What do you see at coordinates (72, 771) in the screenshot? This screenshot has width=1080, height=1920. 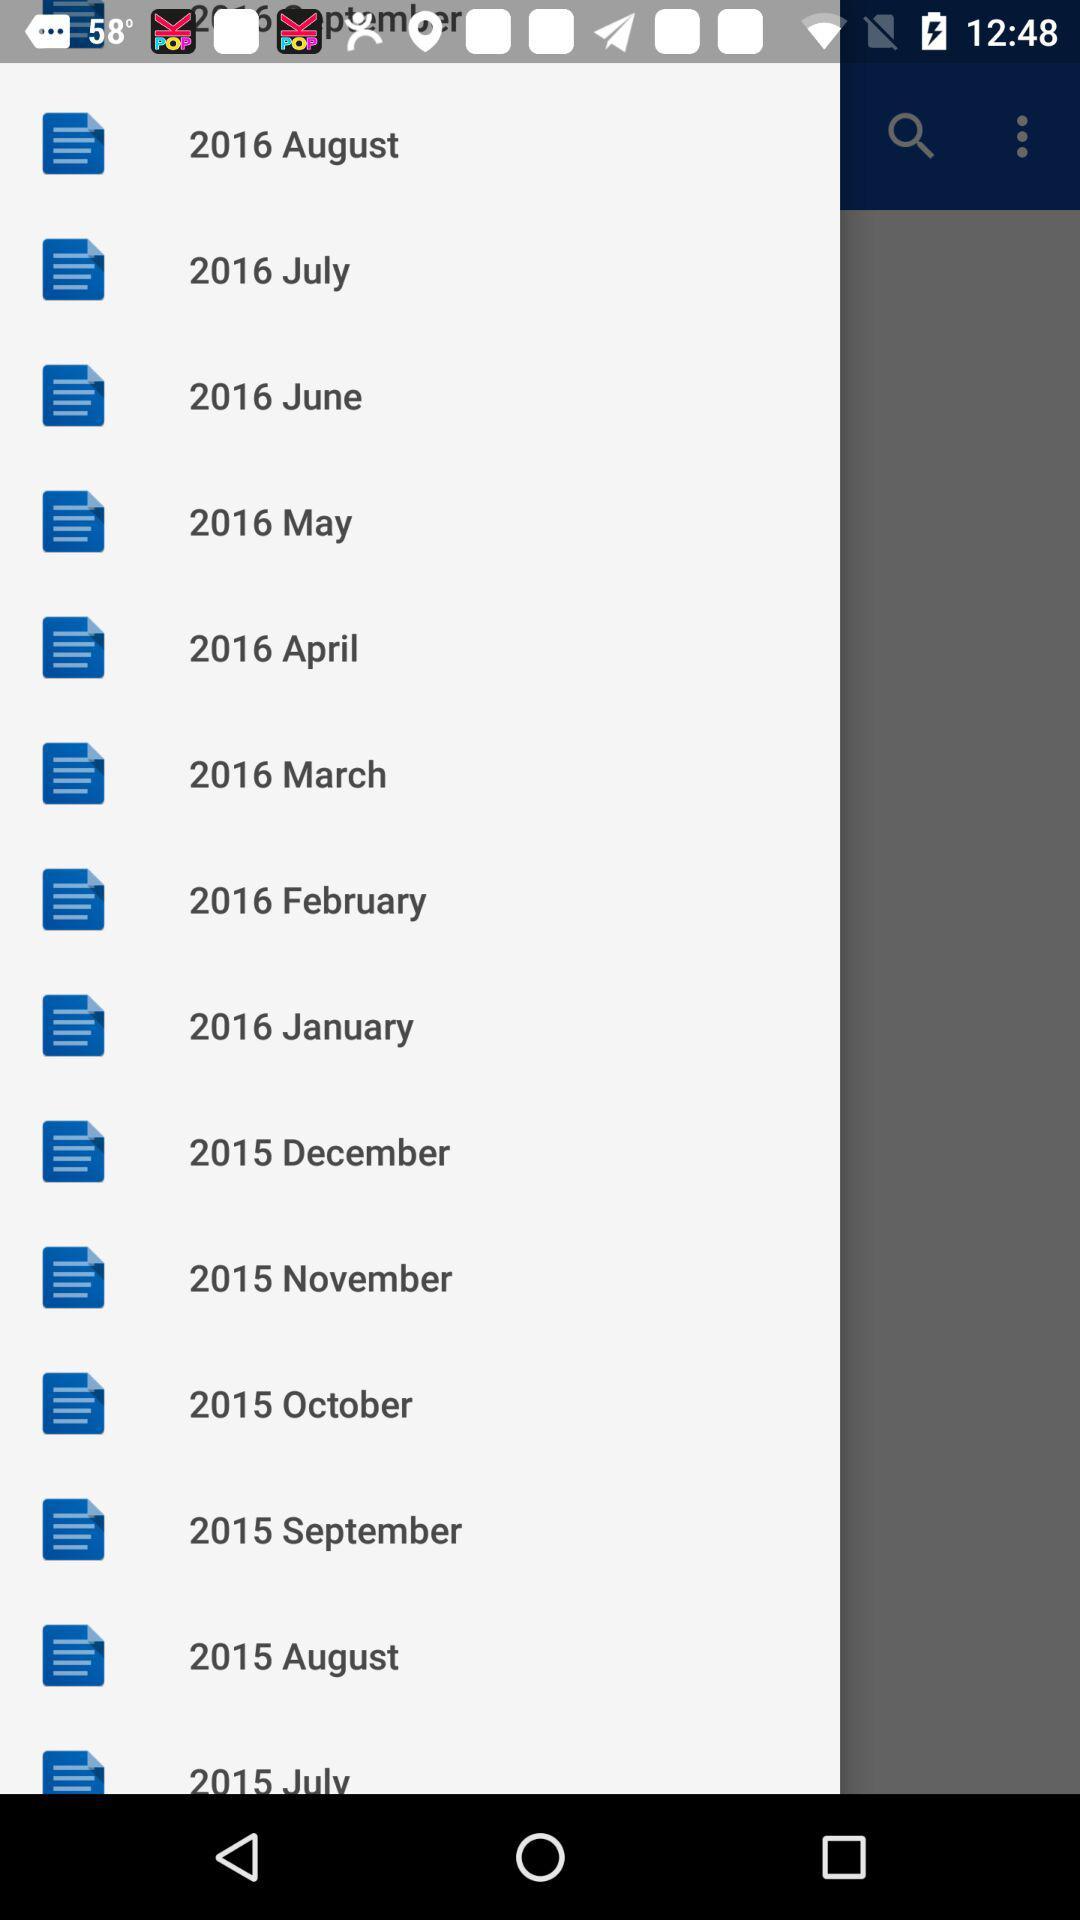 I see `document below 2016 april` at bounding box center [72, 771].